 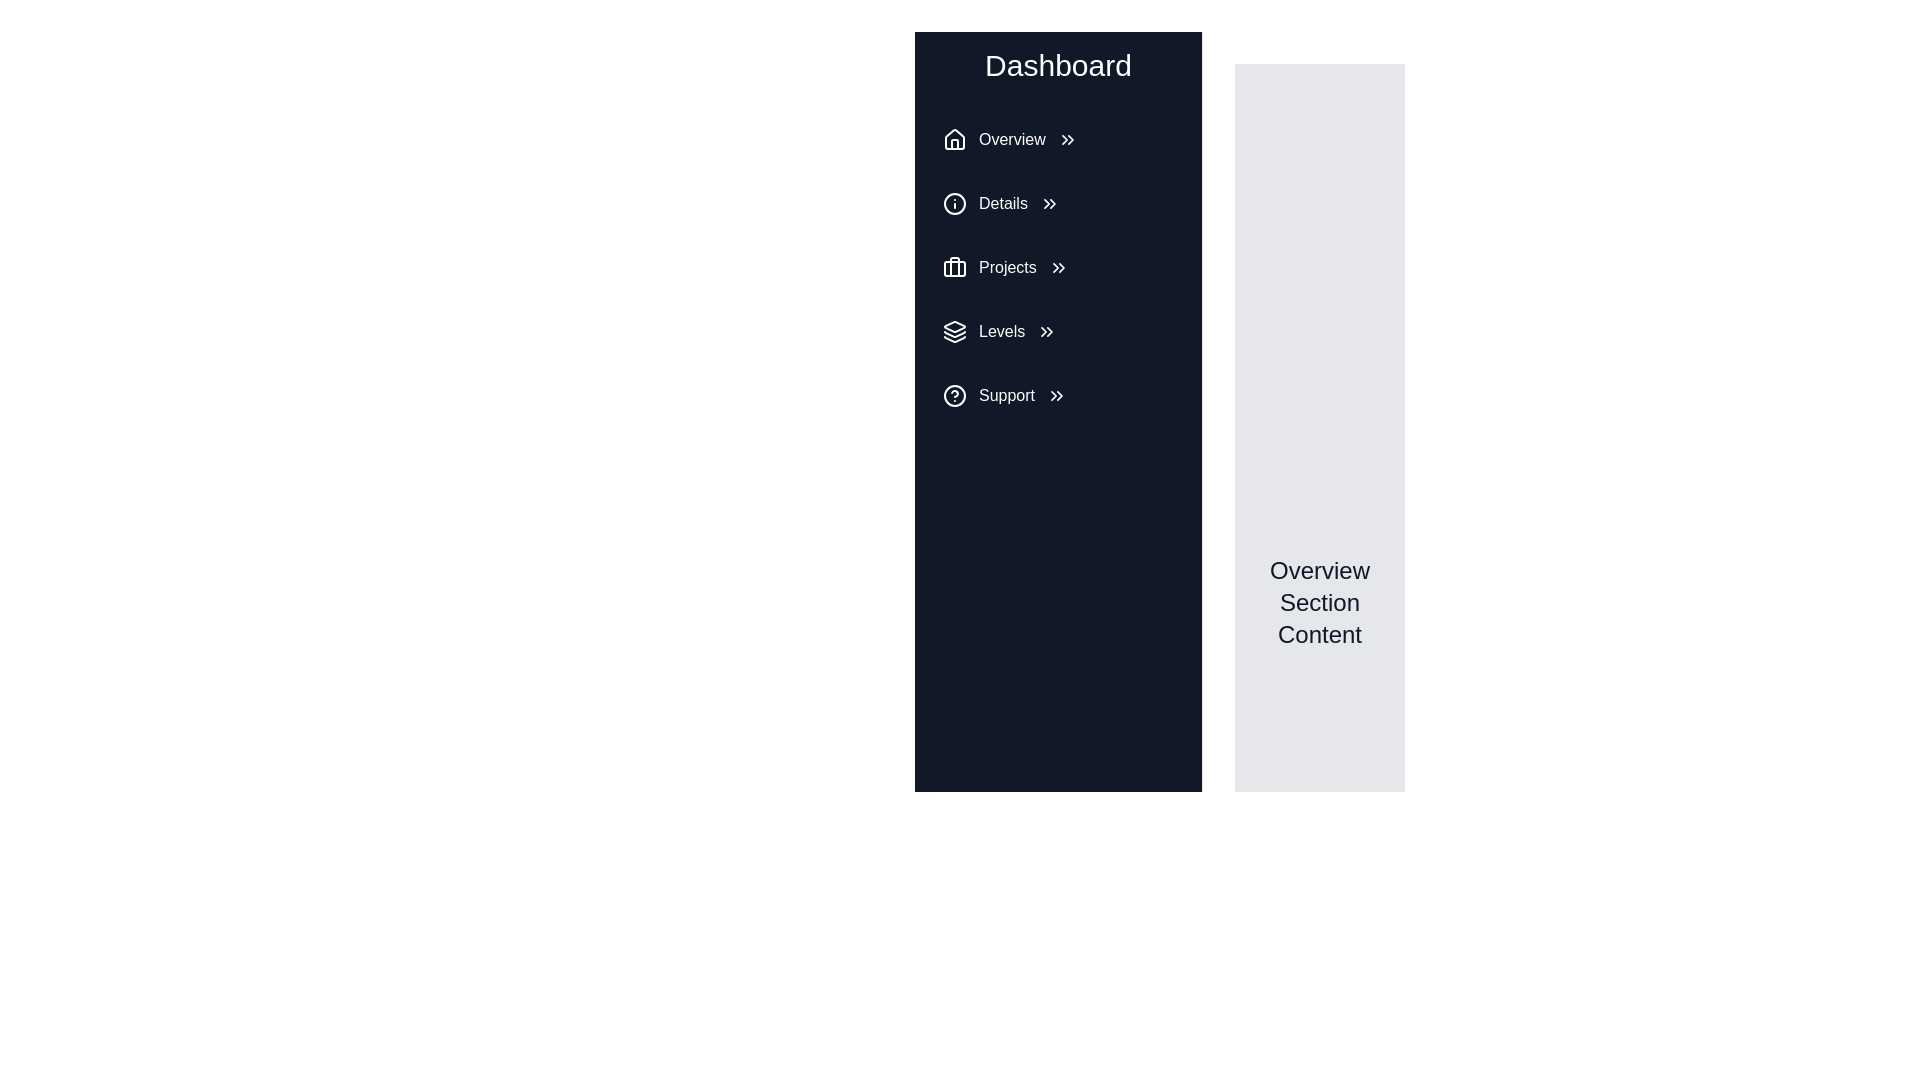 I want to click on the double rightward chevron icons (>>) located to the far-right side of the 'Overview' menu item under the 'Dashboard' header to interact or expand associated content, so click(x=1066, y=138).